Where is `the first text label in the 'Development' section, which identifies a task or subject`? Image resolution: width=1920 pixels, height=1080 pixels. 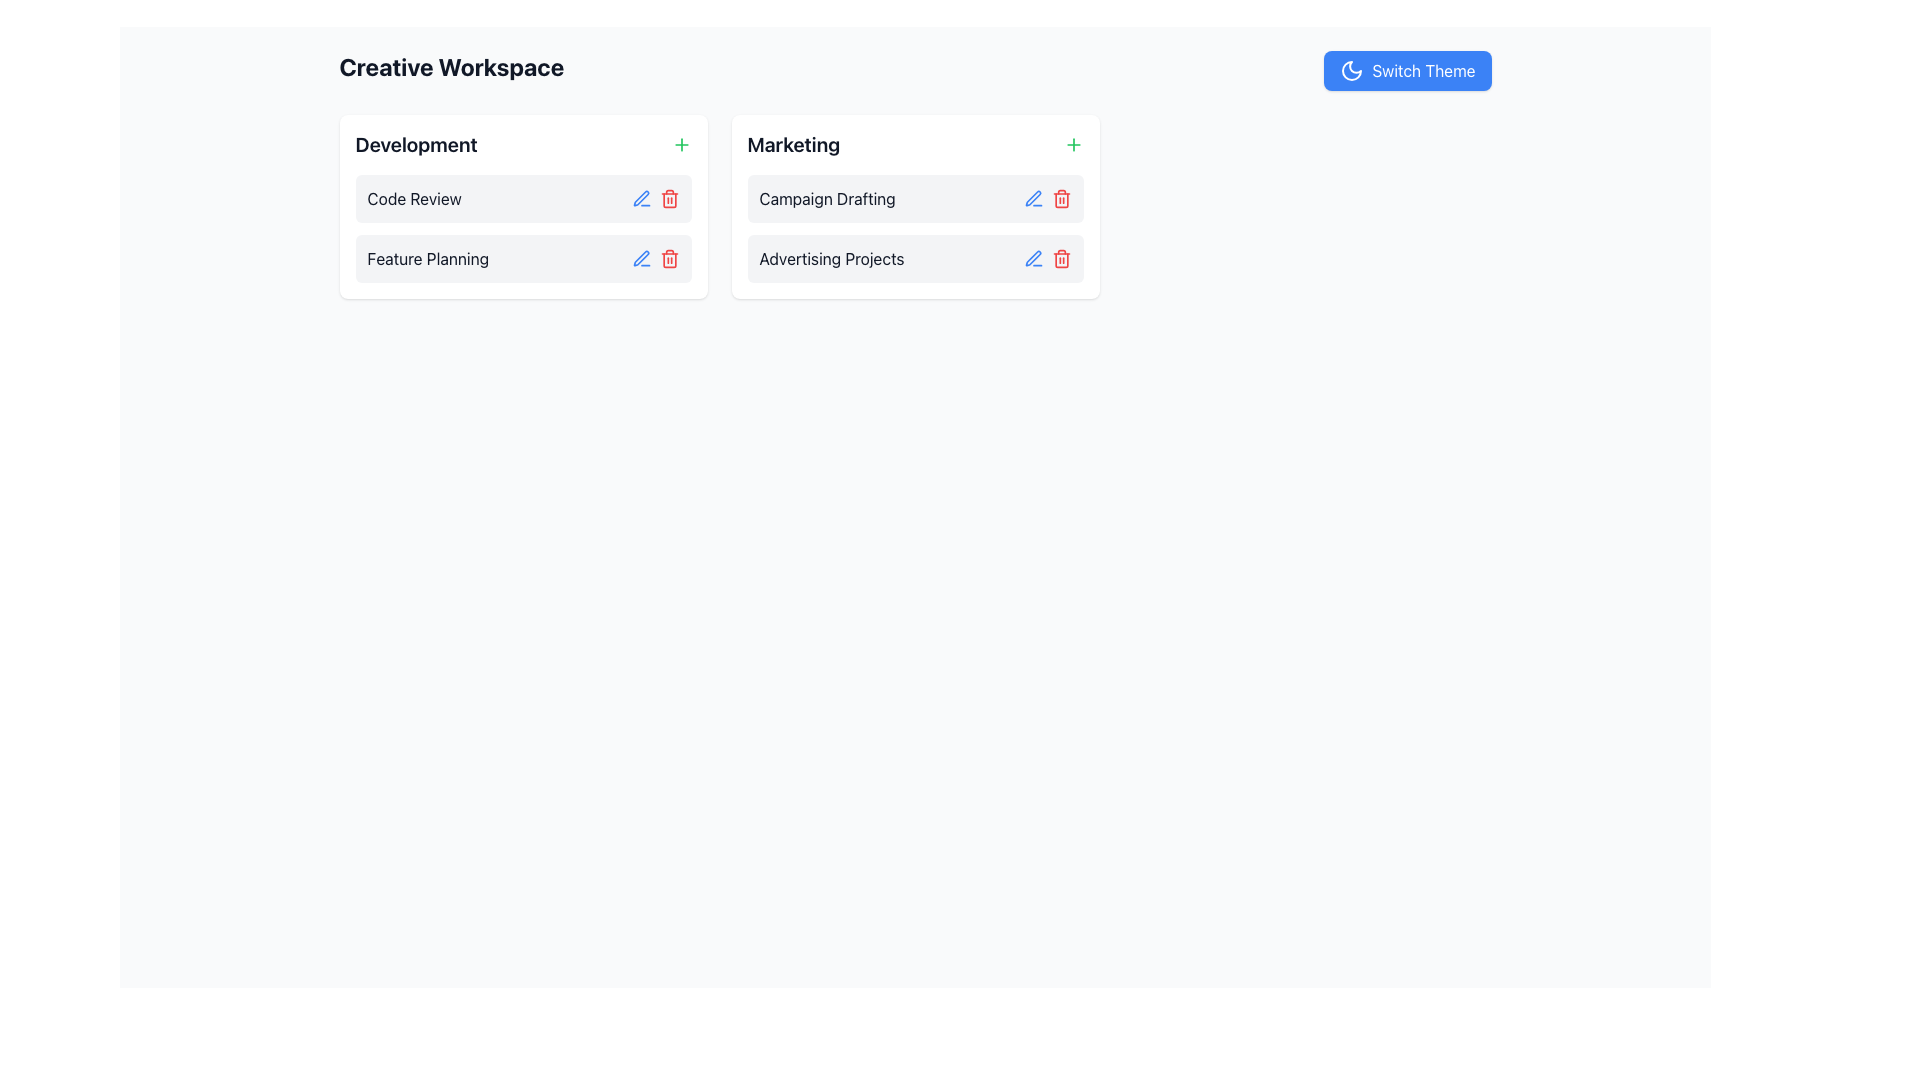
the first text label in the 'Development' section, which identifies a task or subject is located at coordinates (413, 199).